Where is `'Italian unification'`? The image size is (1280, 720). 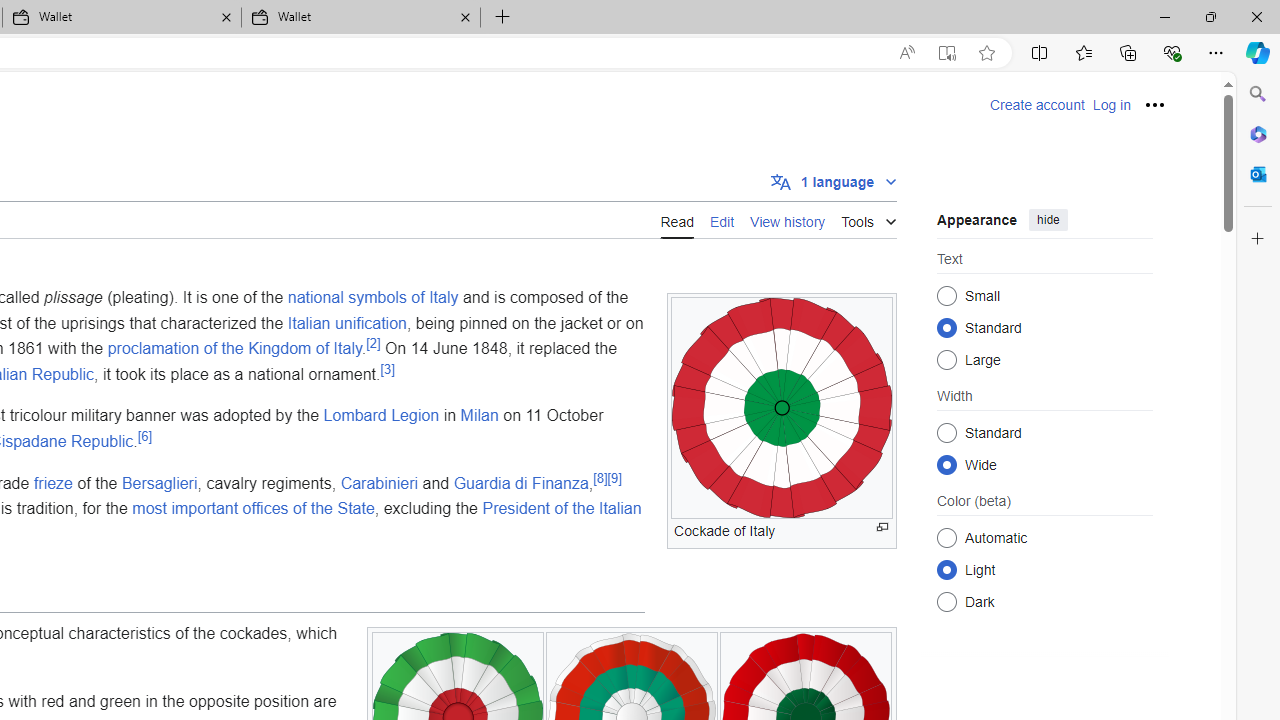 'Italian unification' is located at coordinates (346, 321).